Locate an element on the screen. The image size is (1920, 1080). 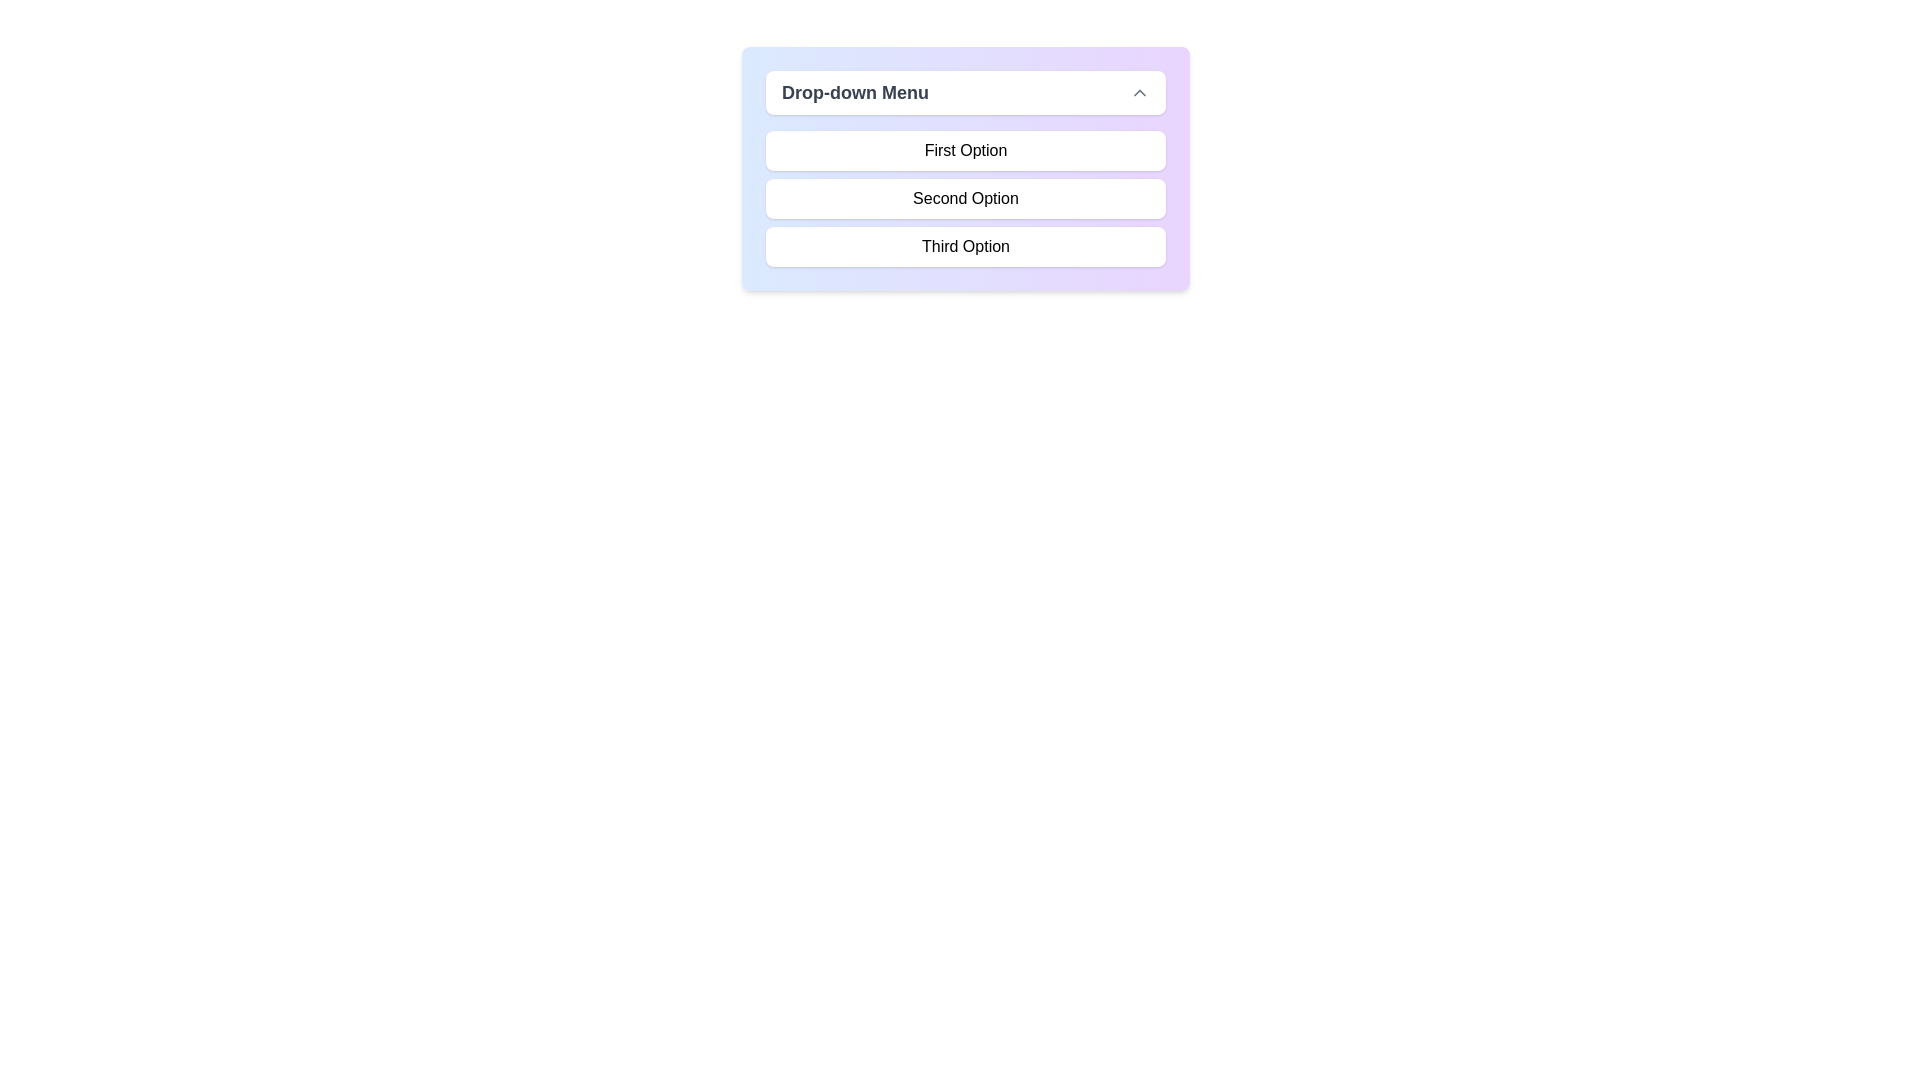
the 'Drop-down Menu' button is located at coordinates (965, 92).